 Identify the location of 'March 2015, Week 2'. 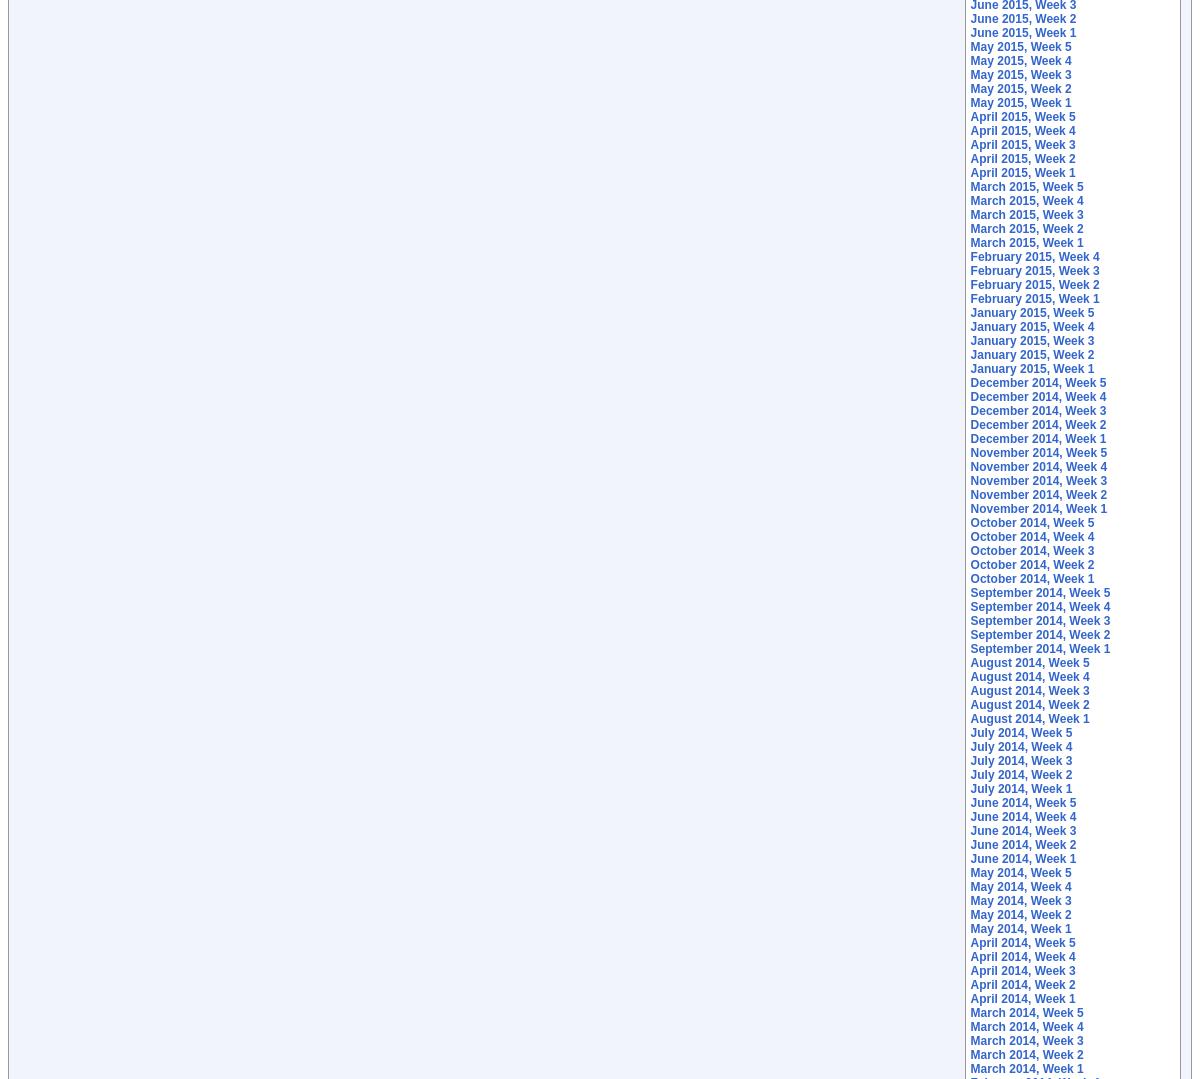
(1026, 227).